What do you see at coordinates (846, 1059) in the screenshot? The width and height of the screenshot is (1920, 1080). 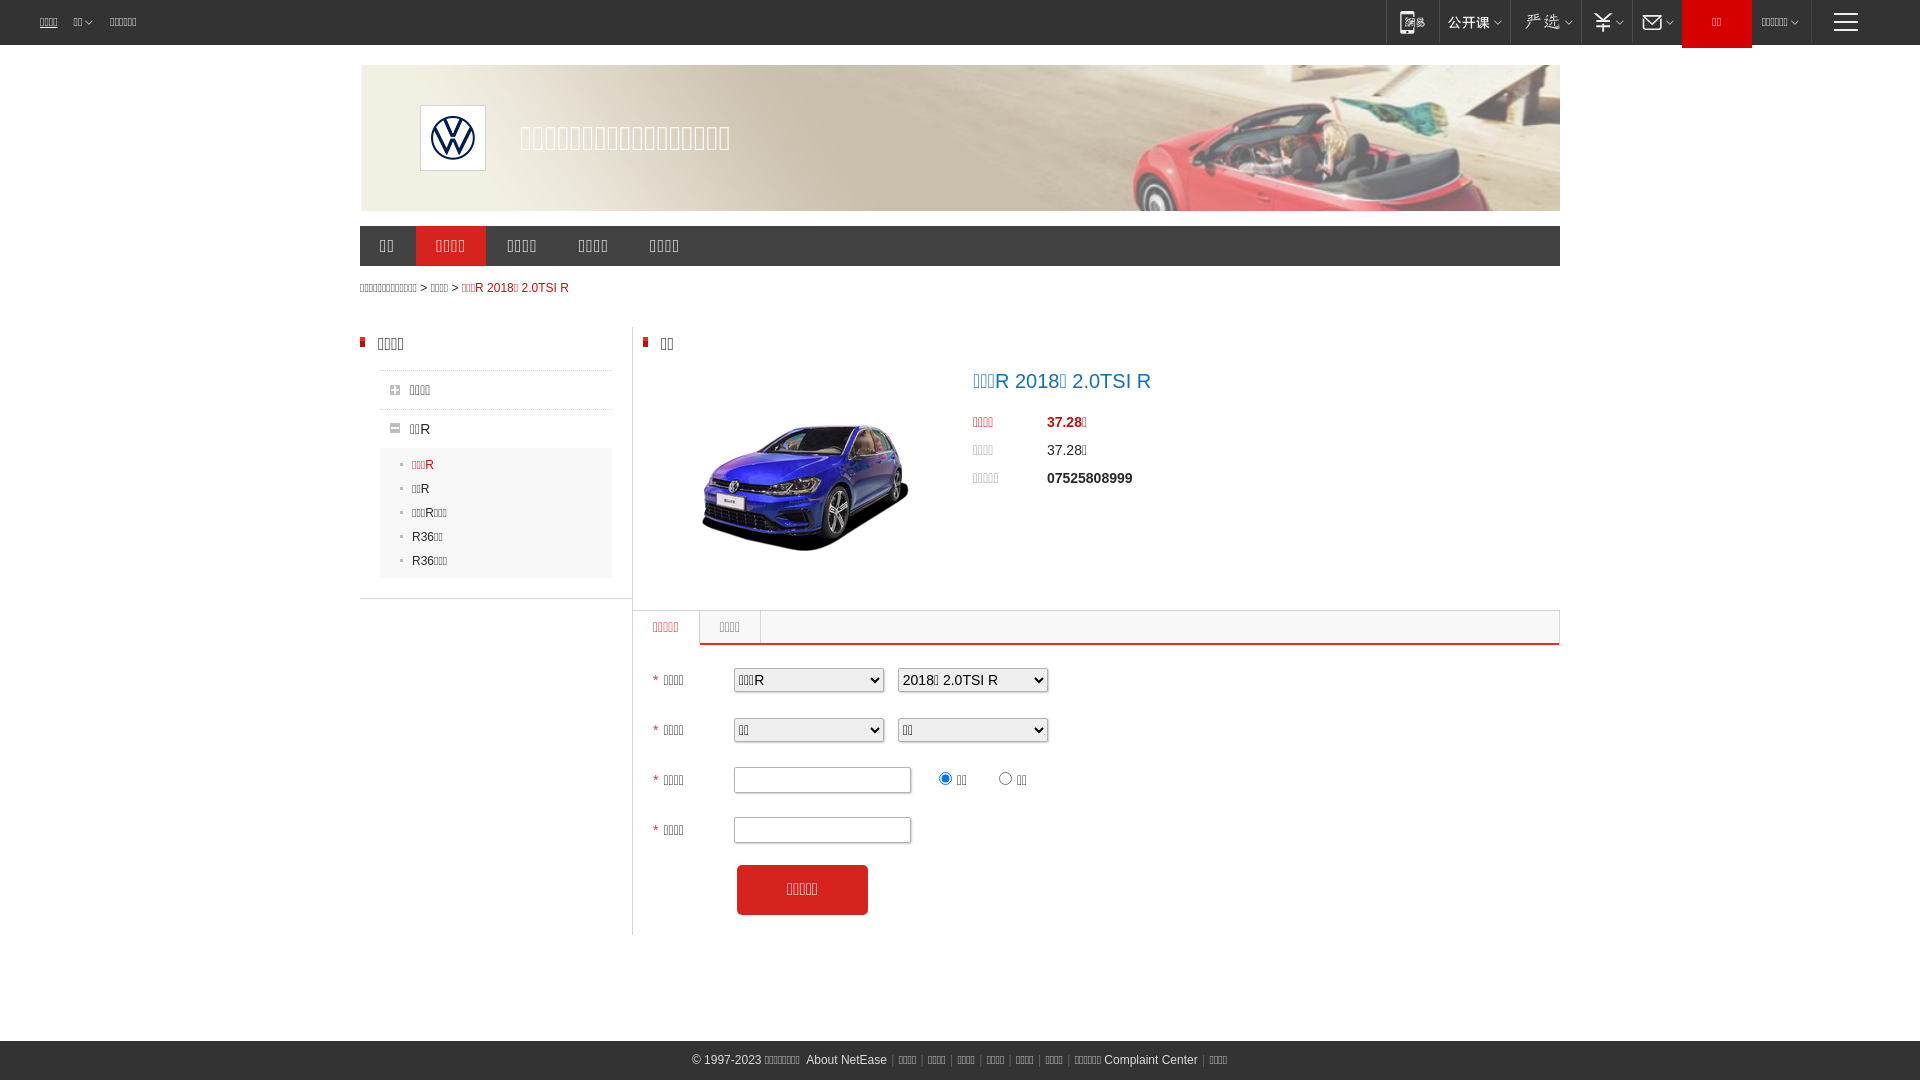 I see `'About NetEase'` at bounding box center [846, 1059].